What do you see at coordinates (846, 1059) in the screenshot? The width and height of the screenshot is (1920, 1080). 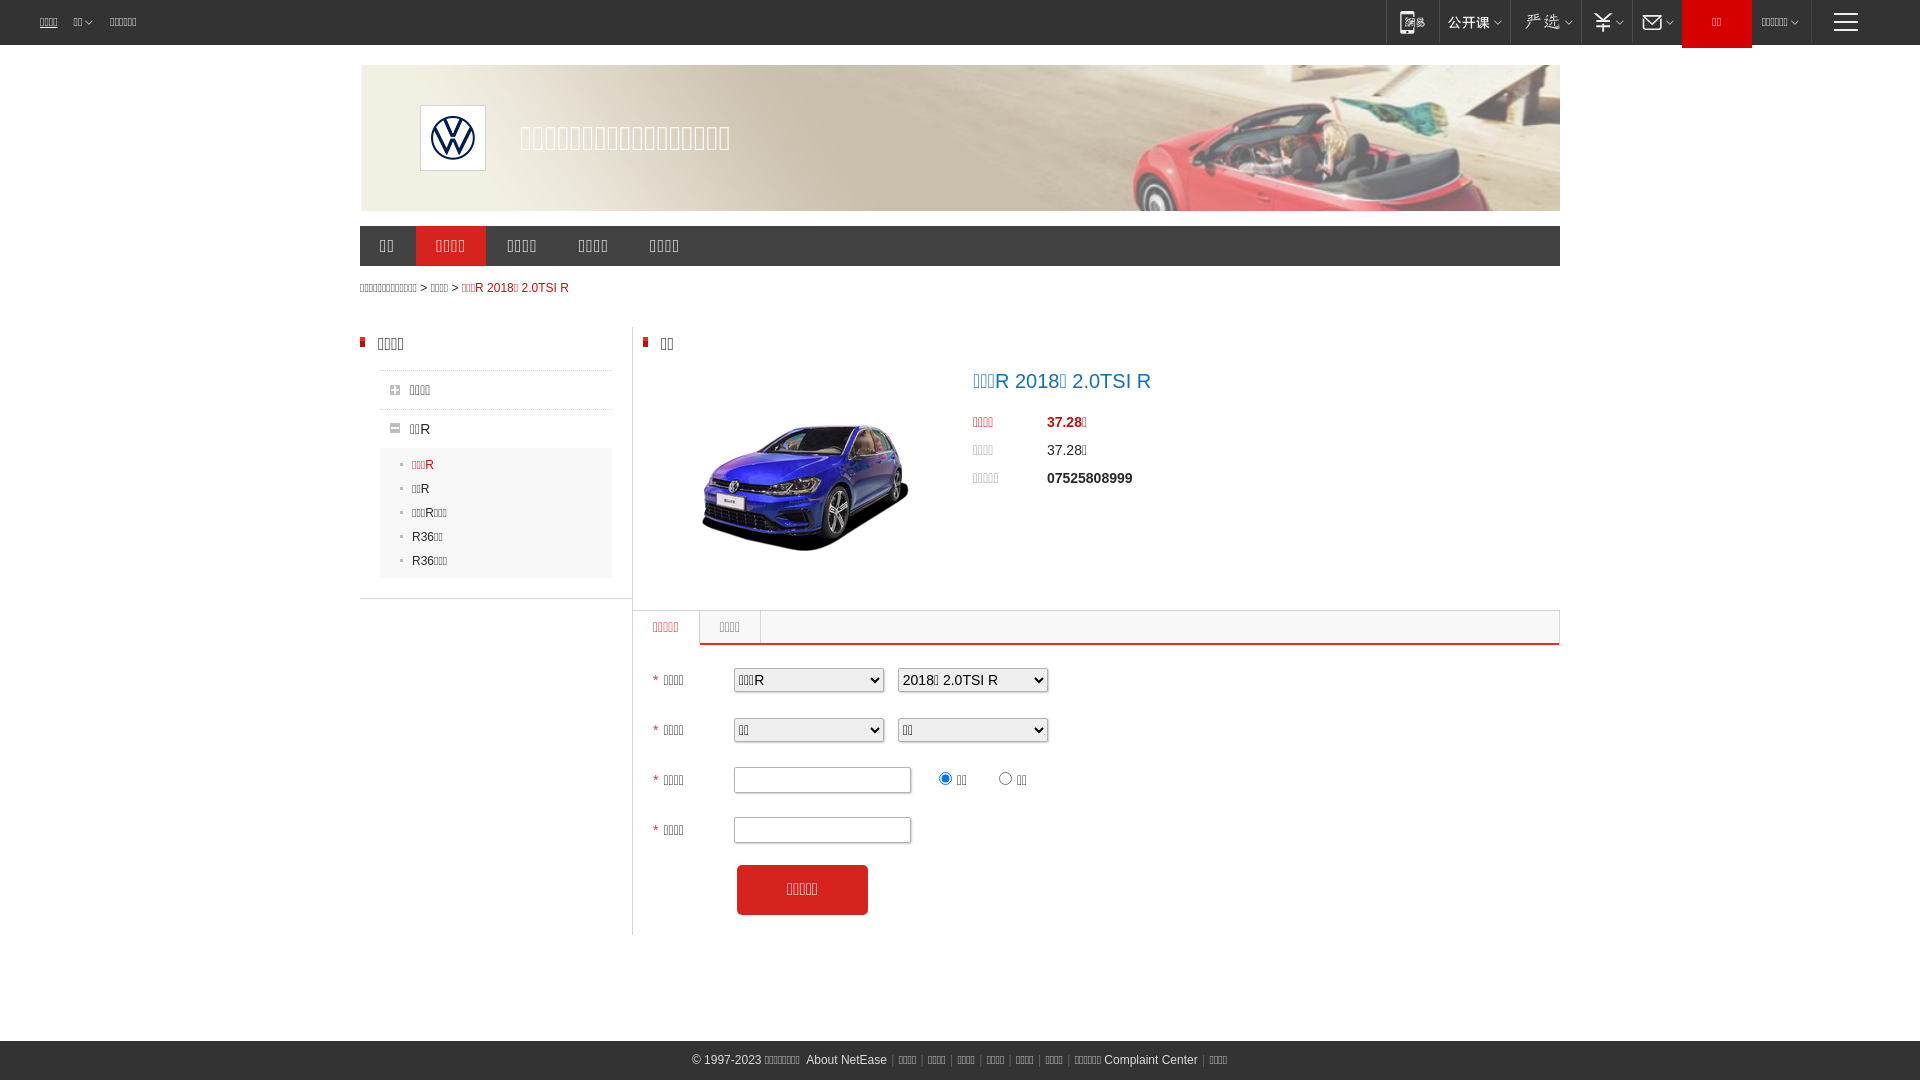 I see `'About NetEase'` at bounding box center [846, 1059].